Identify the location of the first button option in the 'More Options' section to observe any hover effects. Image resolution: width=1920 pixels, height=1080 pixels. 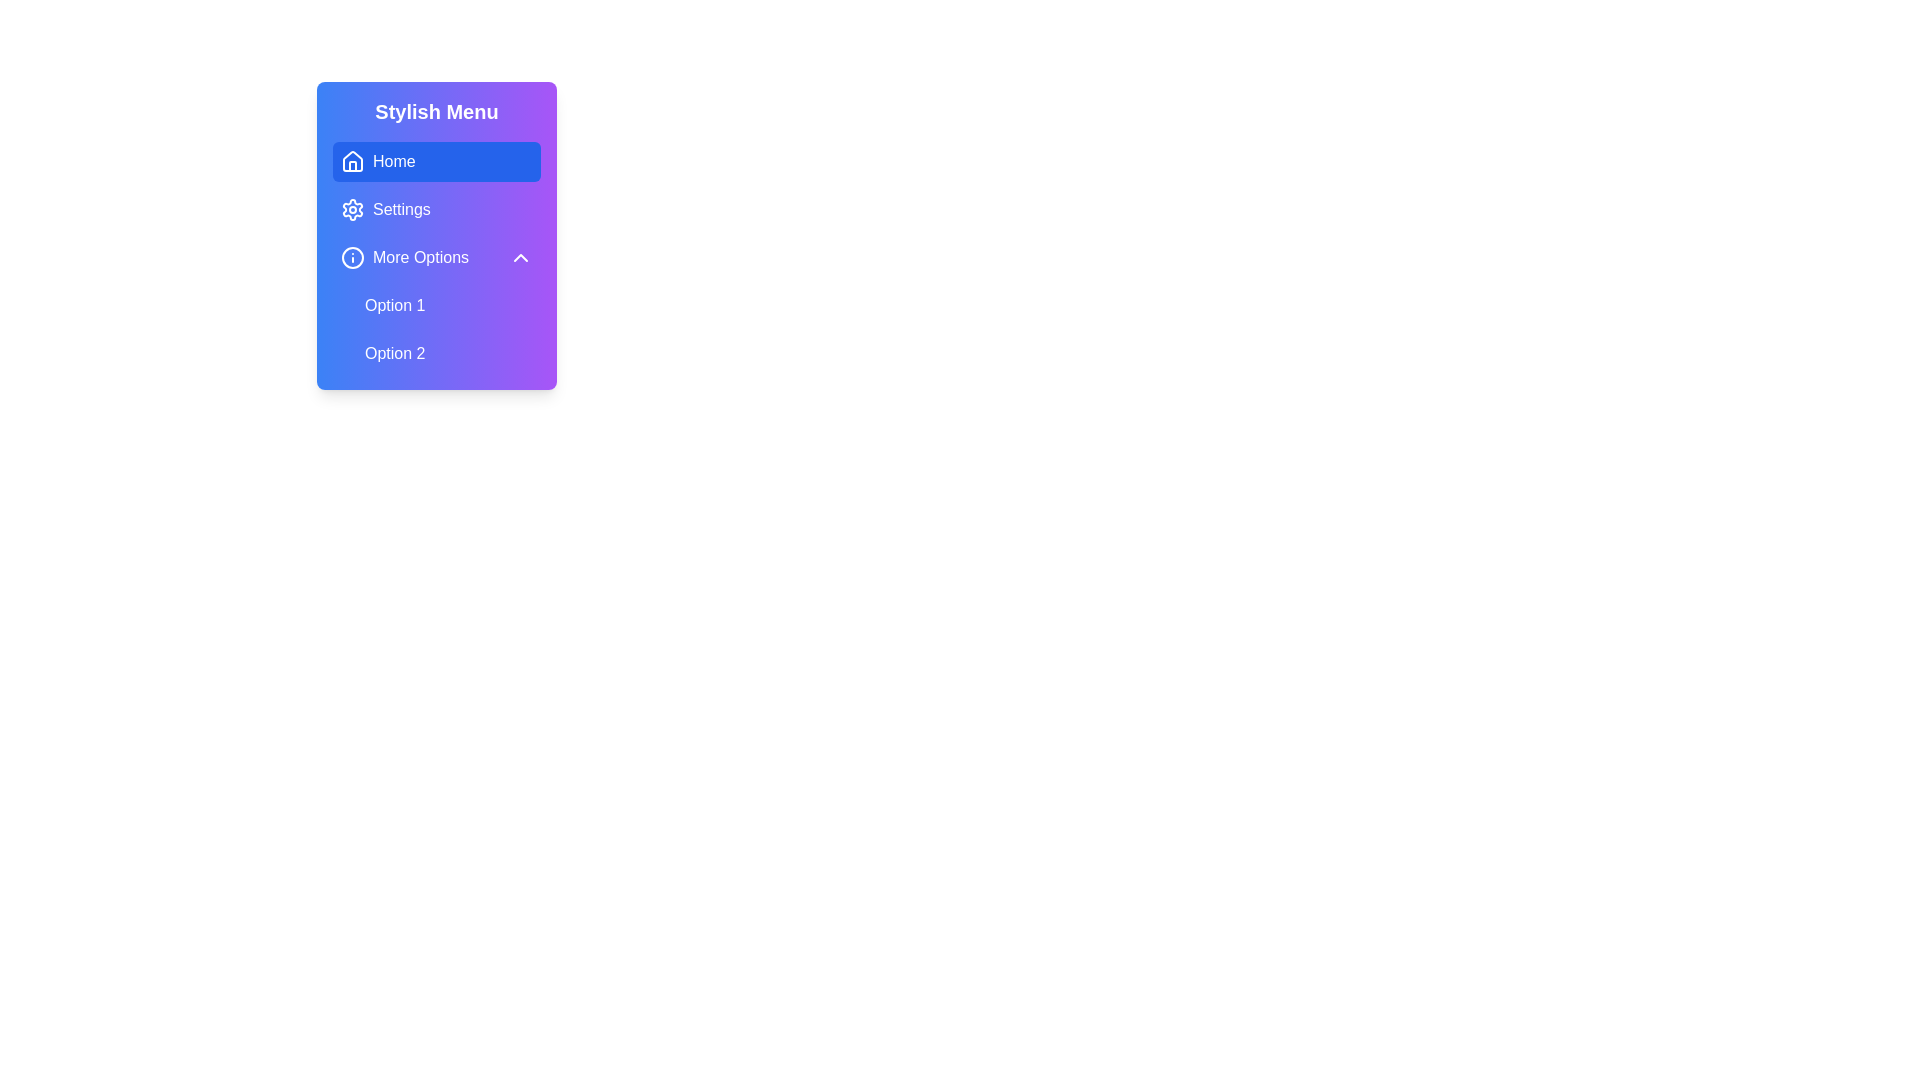
(448, 305).